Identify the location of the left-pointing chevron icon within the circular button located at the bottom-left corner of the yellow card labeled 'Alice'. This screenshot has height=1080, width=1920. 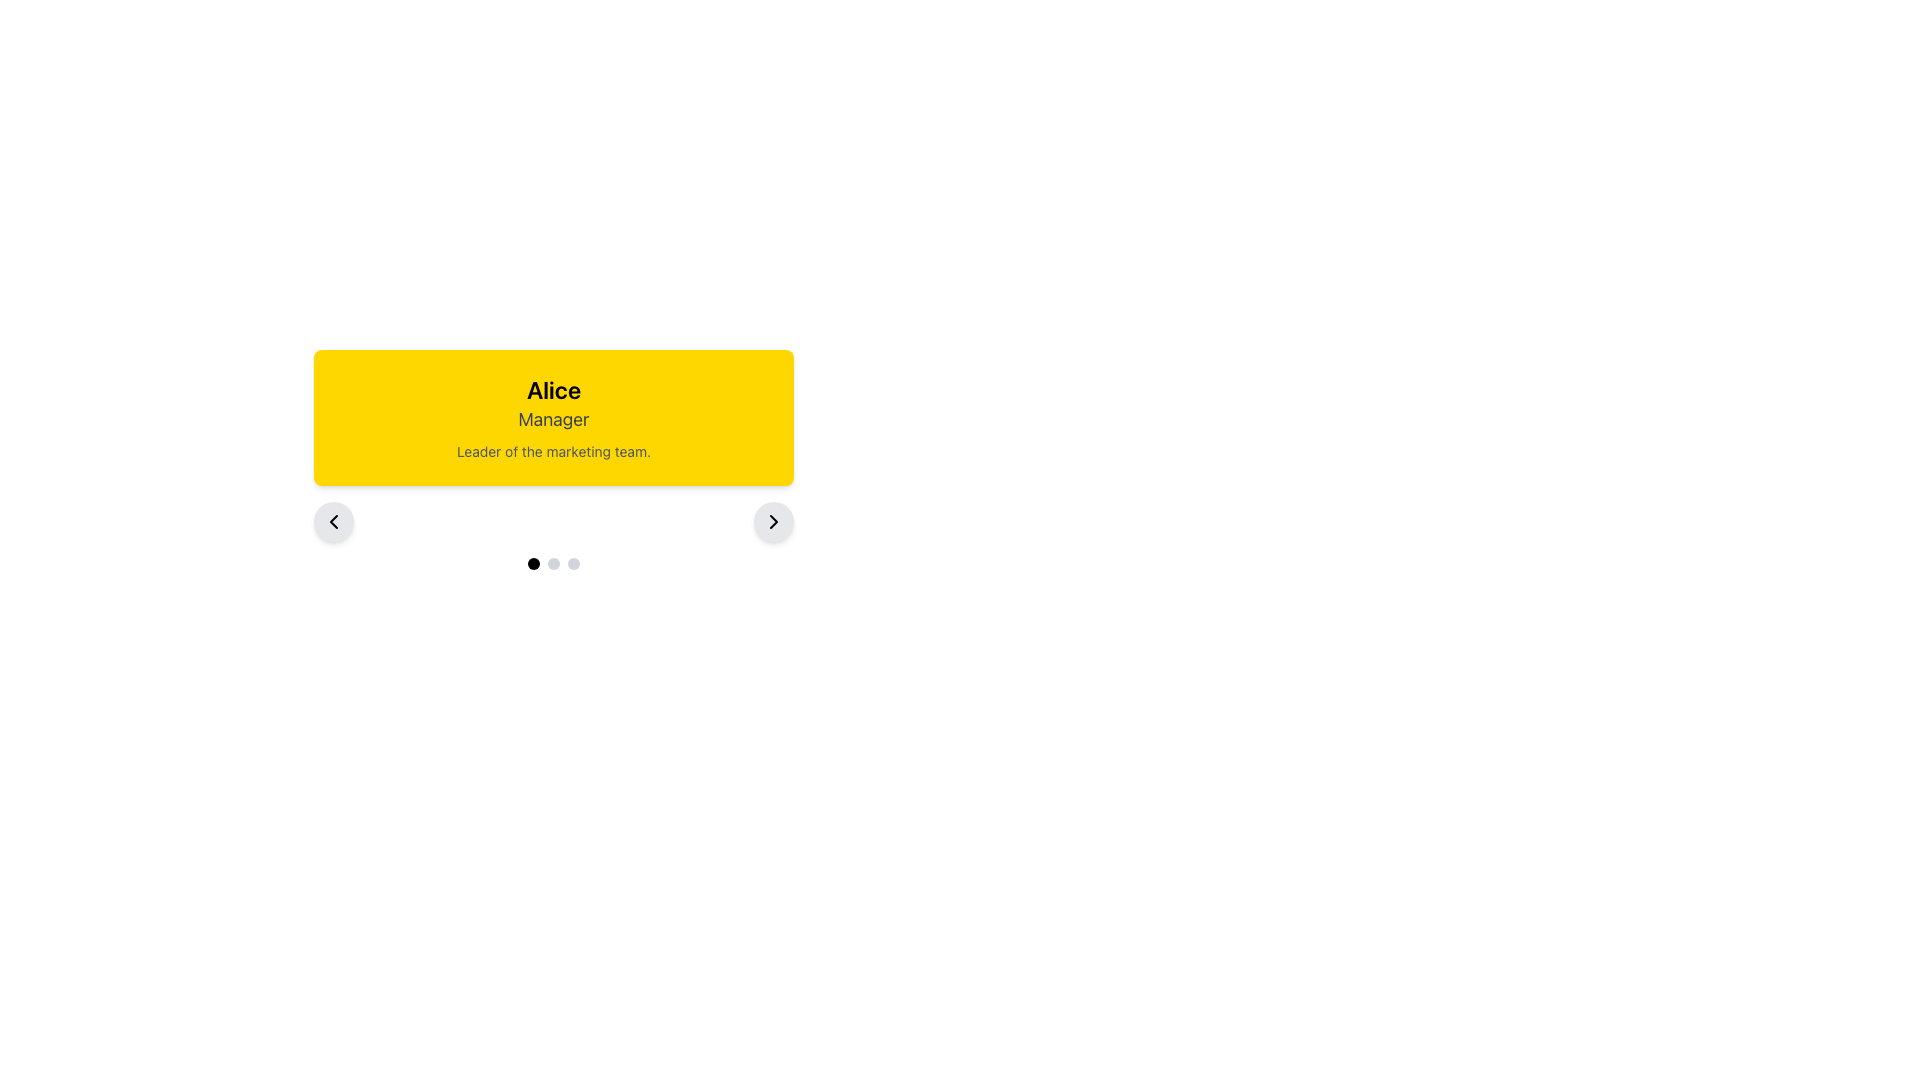
(334, 520).